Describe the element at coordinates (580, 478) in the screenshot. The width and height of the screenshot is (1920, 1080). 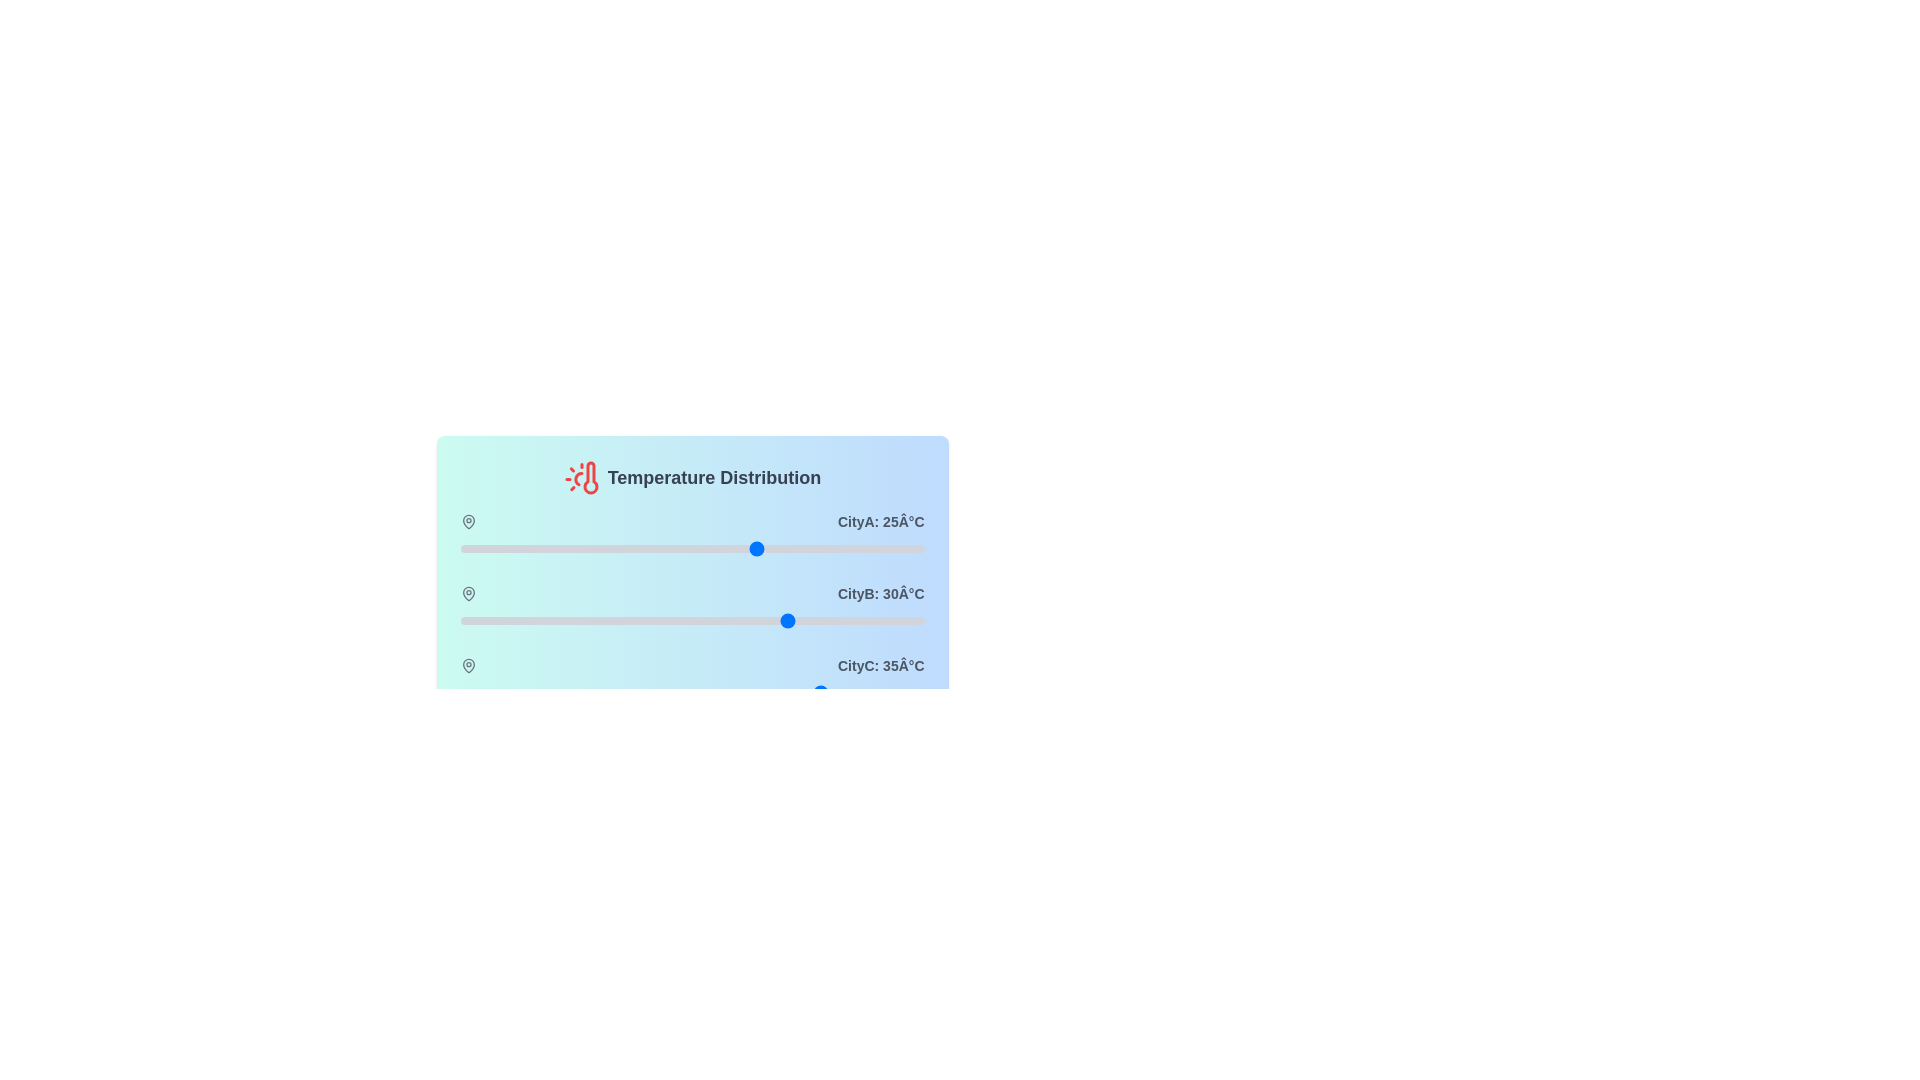
I see `the thermometer icon in the header` at that location.